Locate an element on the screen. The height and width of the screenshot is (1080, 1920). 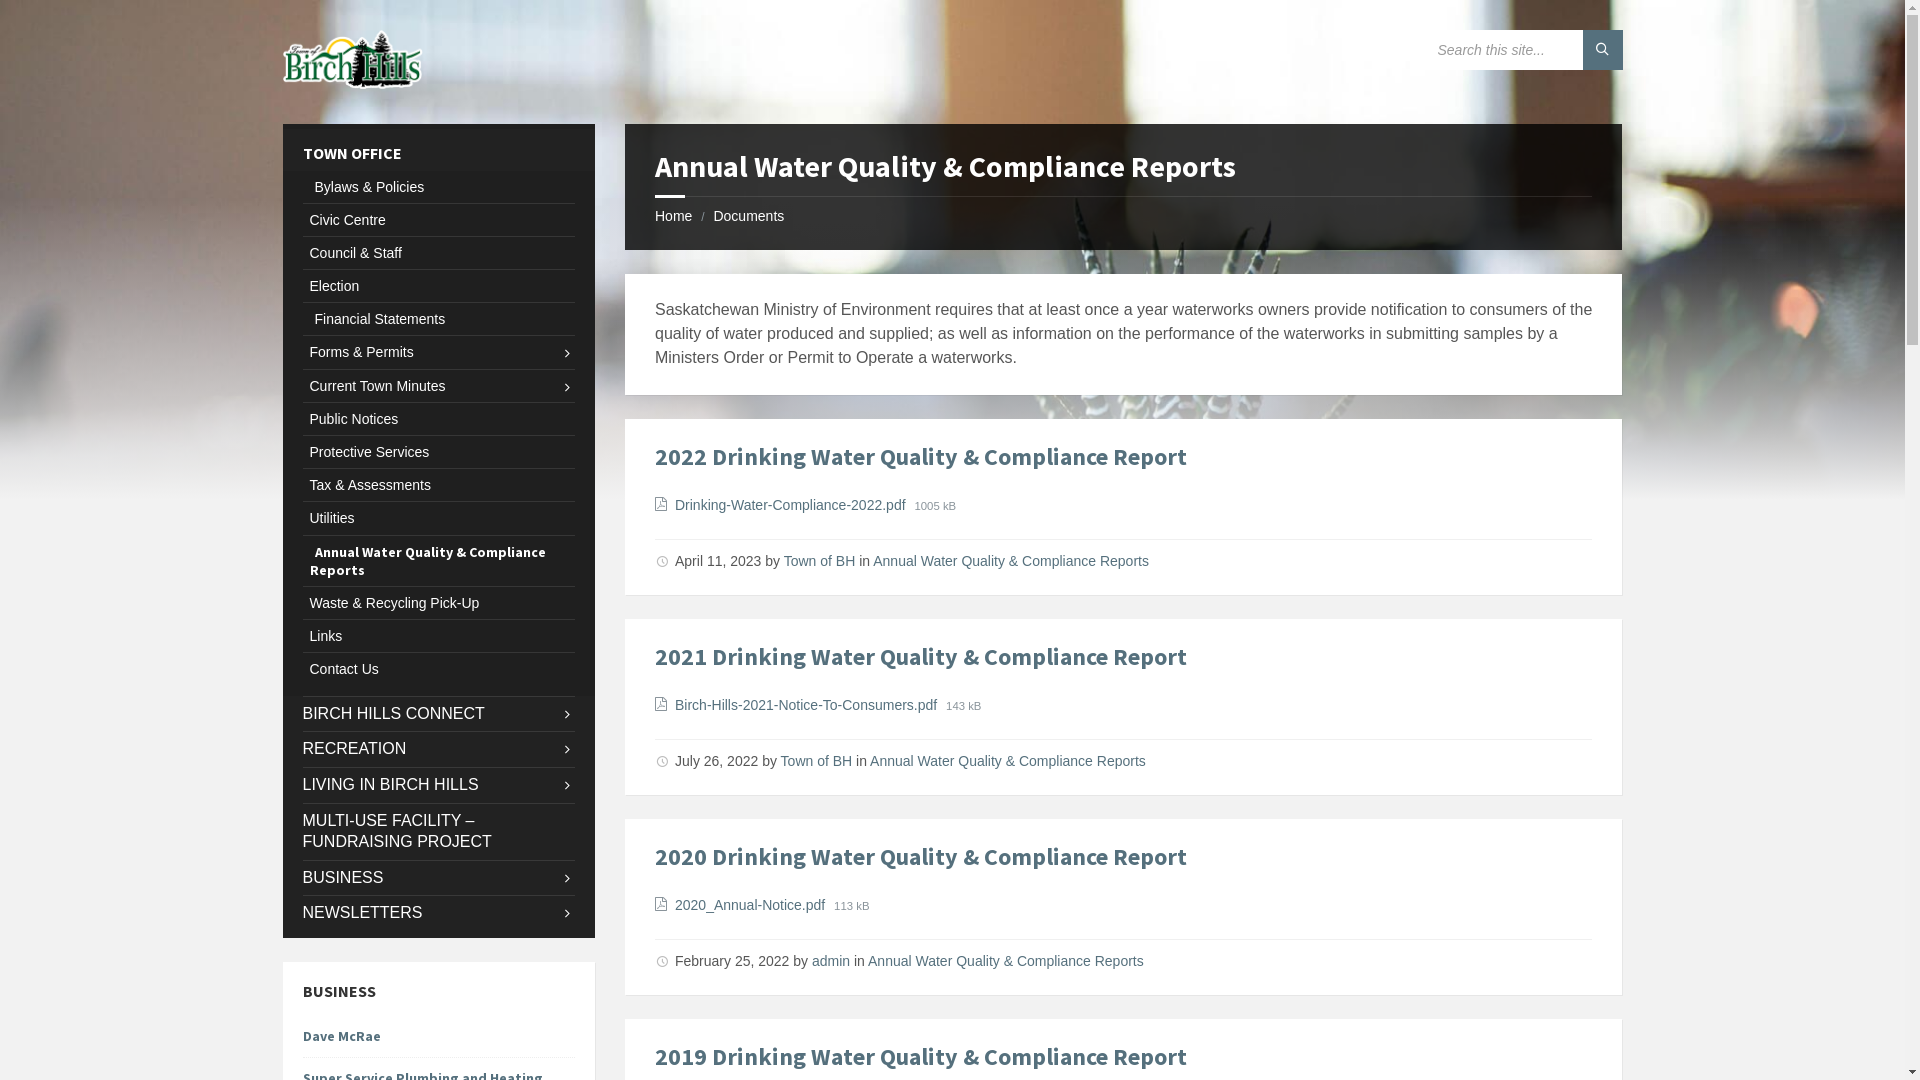
'admin' is located at coordinates (811, 959).